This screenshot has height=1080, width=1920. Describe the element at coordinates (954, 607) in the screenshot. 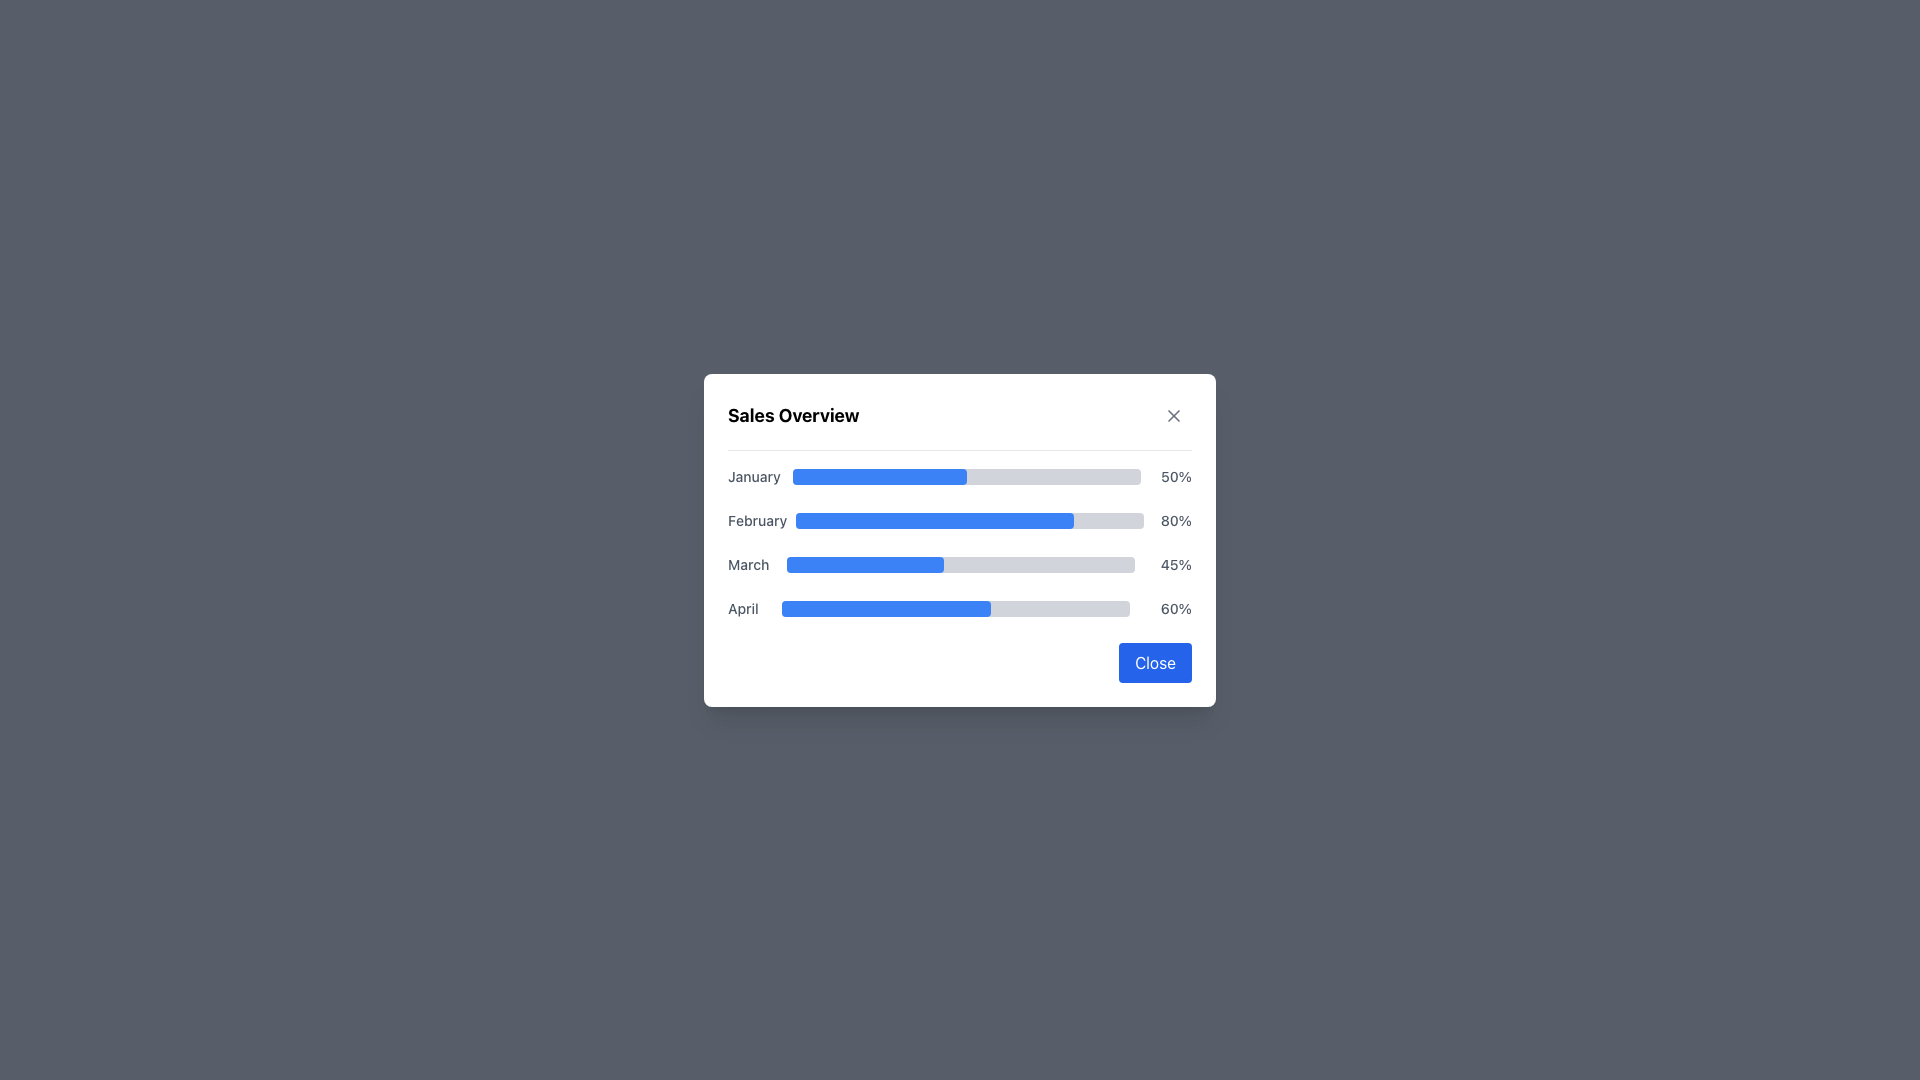

I see `the Progress Bar element displaying the progress for the month 'April' in the 'Sales Overview' dialog box` at that location.